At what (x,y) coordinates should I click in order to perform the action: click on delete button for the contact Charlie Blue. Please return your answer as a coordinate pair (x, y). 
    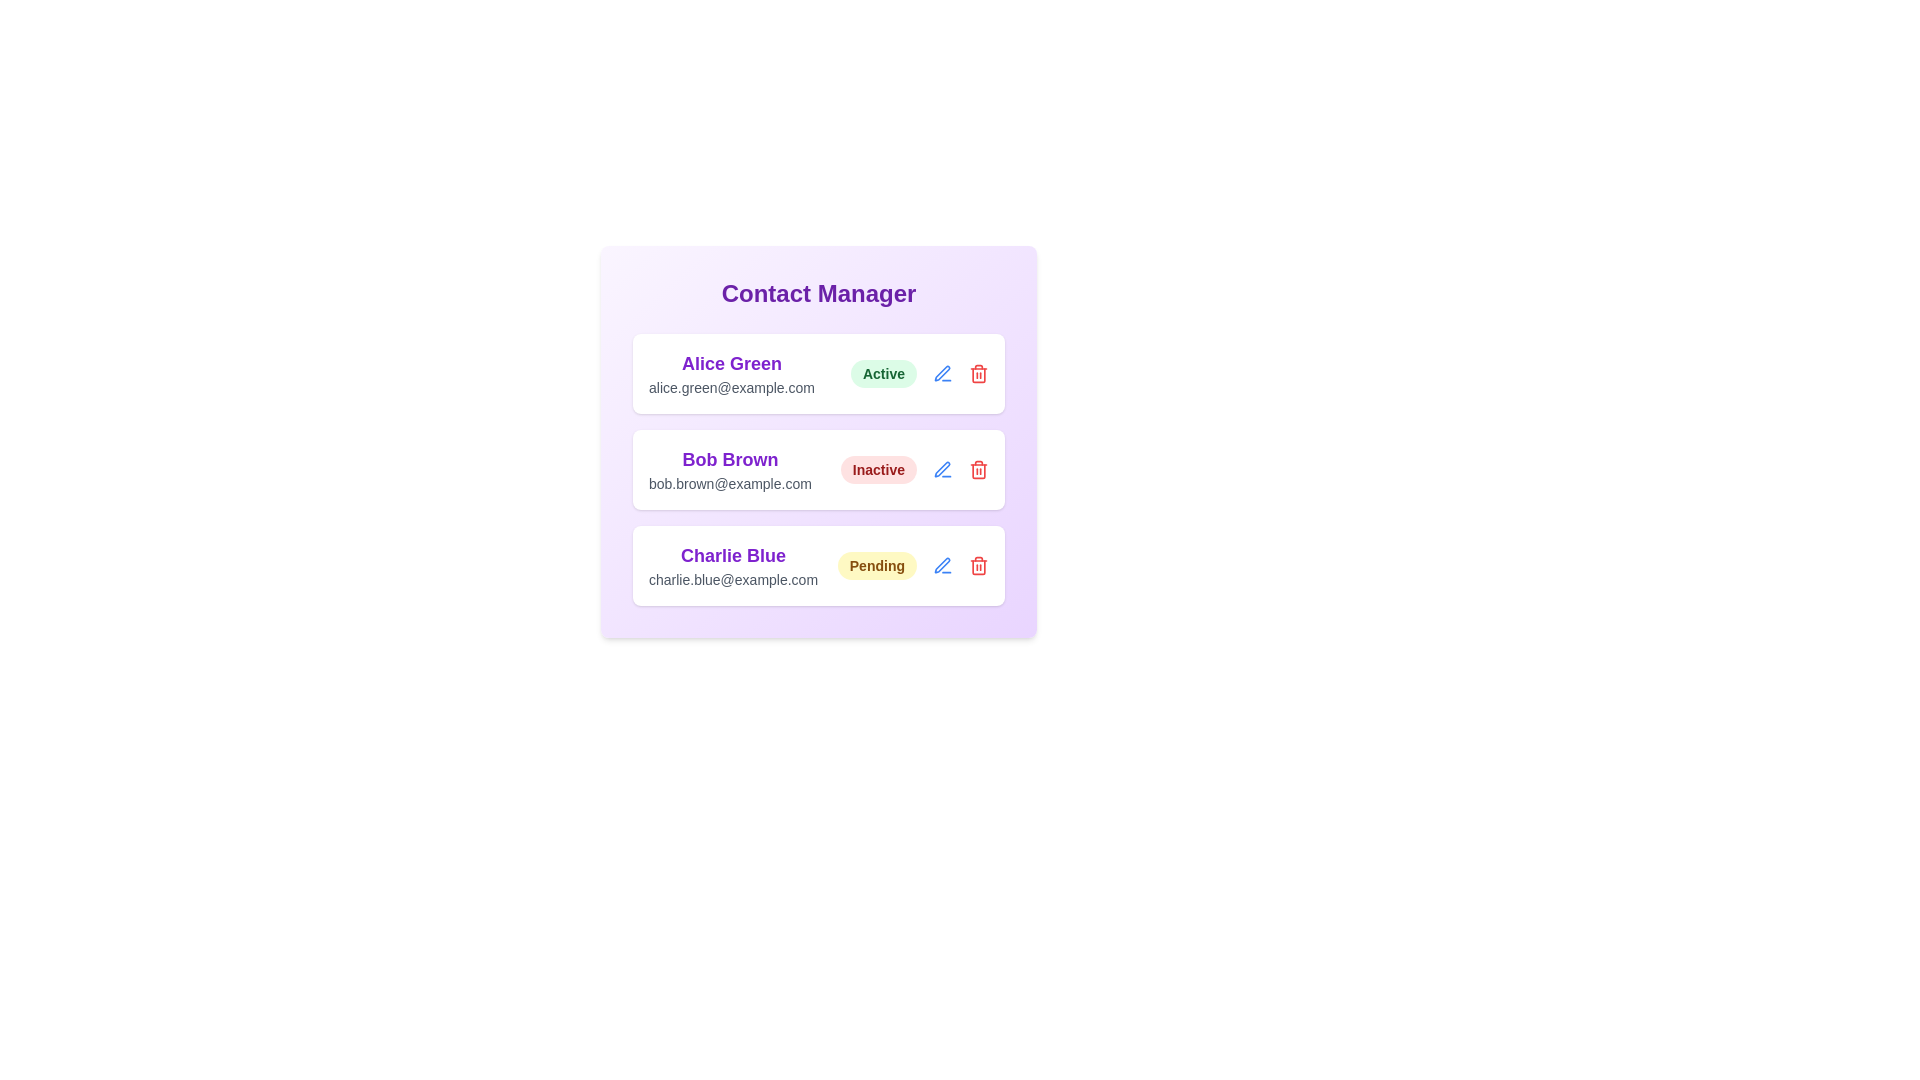
    Looking at the image, I should click on (979, 566).